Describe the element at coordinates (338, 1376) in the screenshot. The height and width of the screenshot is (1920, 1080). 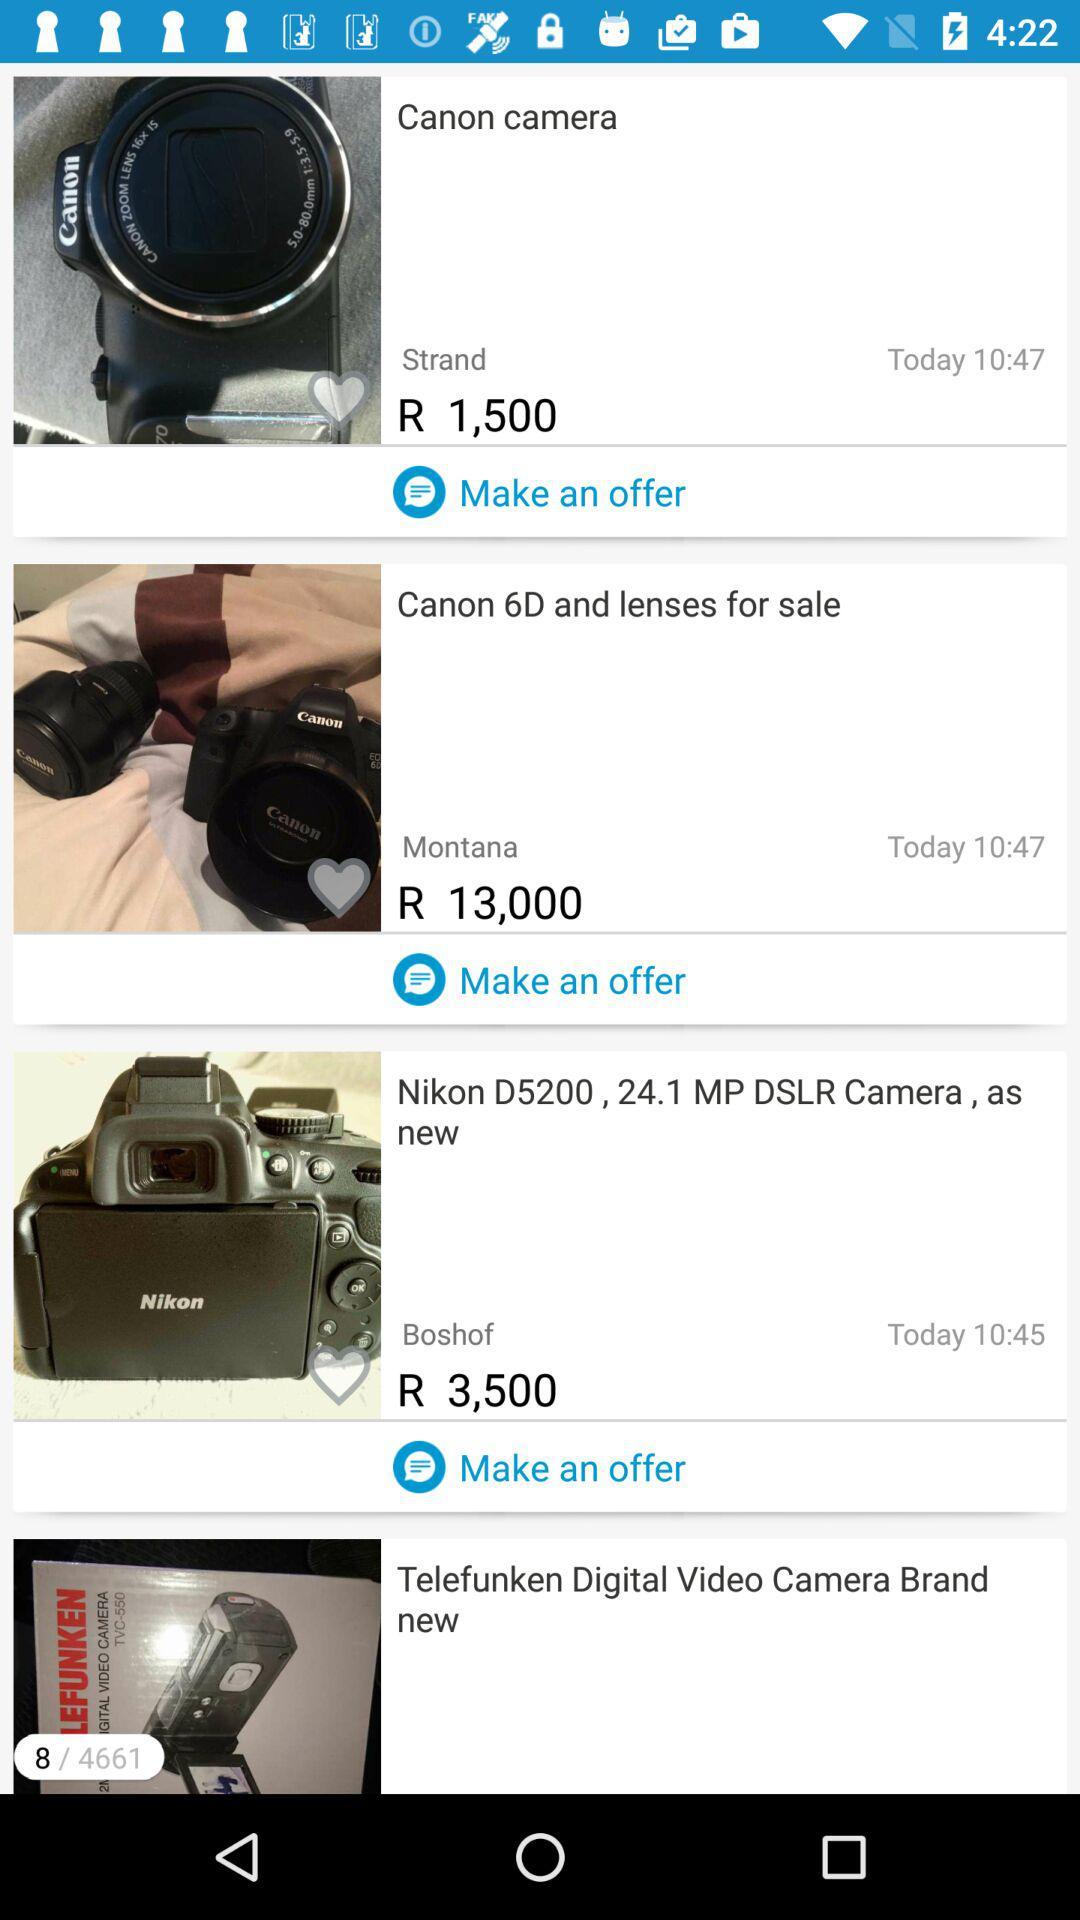
I see `this camera` at that location.